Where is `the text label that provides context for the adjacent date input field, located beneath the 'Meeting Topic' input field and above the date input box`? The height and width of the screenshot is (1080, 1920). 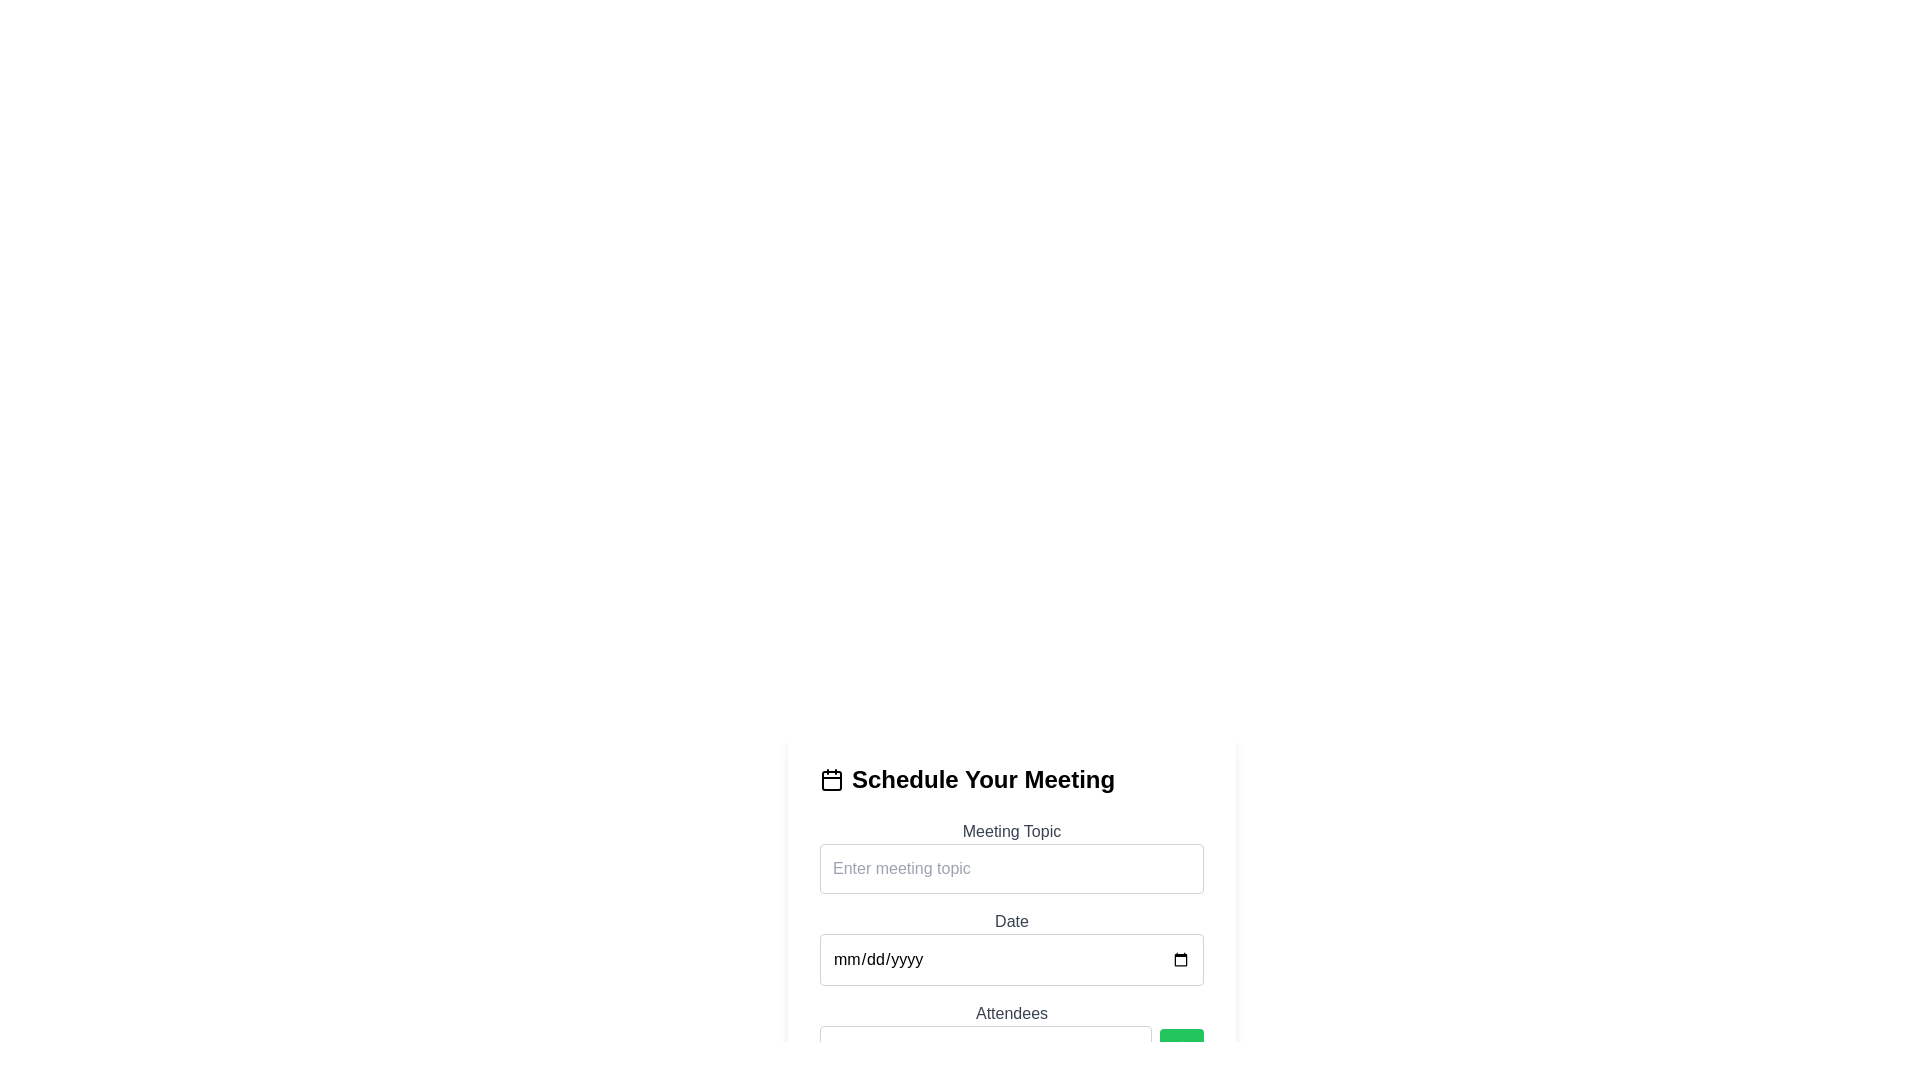
the text label that provides context for the adjacent date input field, located beneath the 'Meeting Topic' input field and above the date input box is located at coordinates (1012, 921).